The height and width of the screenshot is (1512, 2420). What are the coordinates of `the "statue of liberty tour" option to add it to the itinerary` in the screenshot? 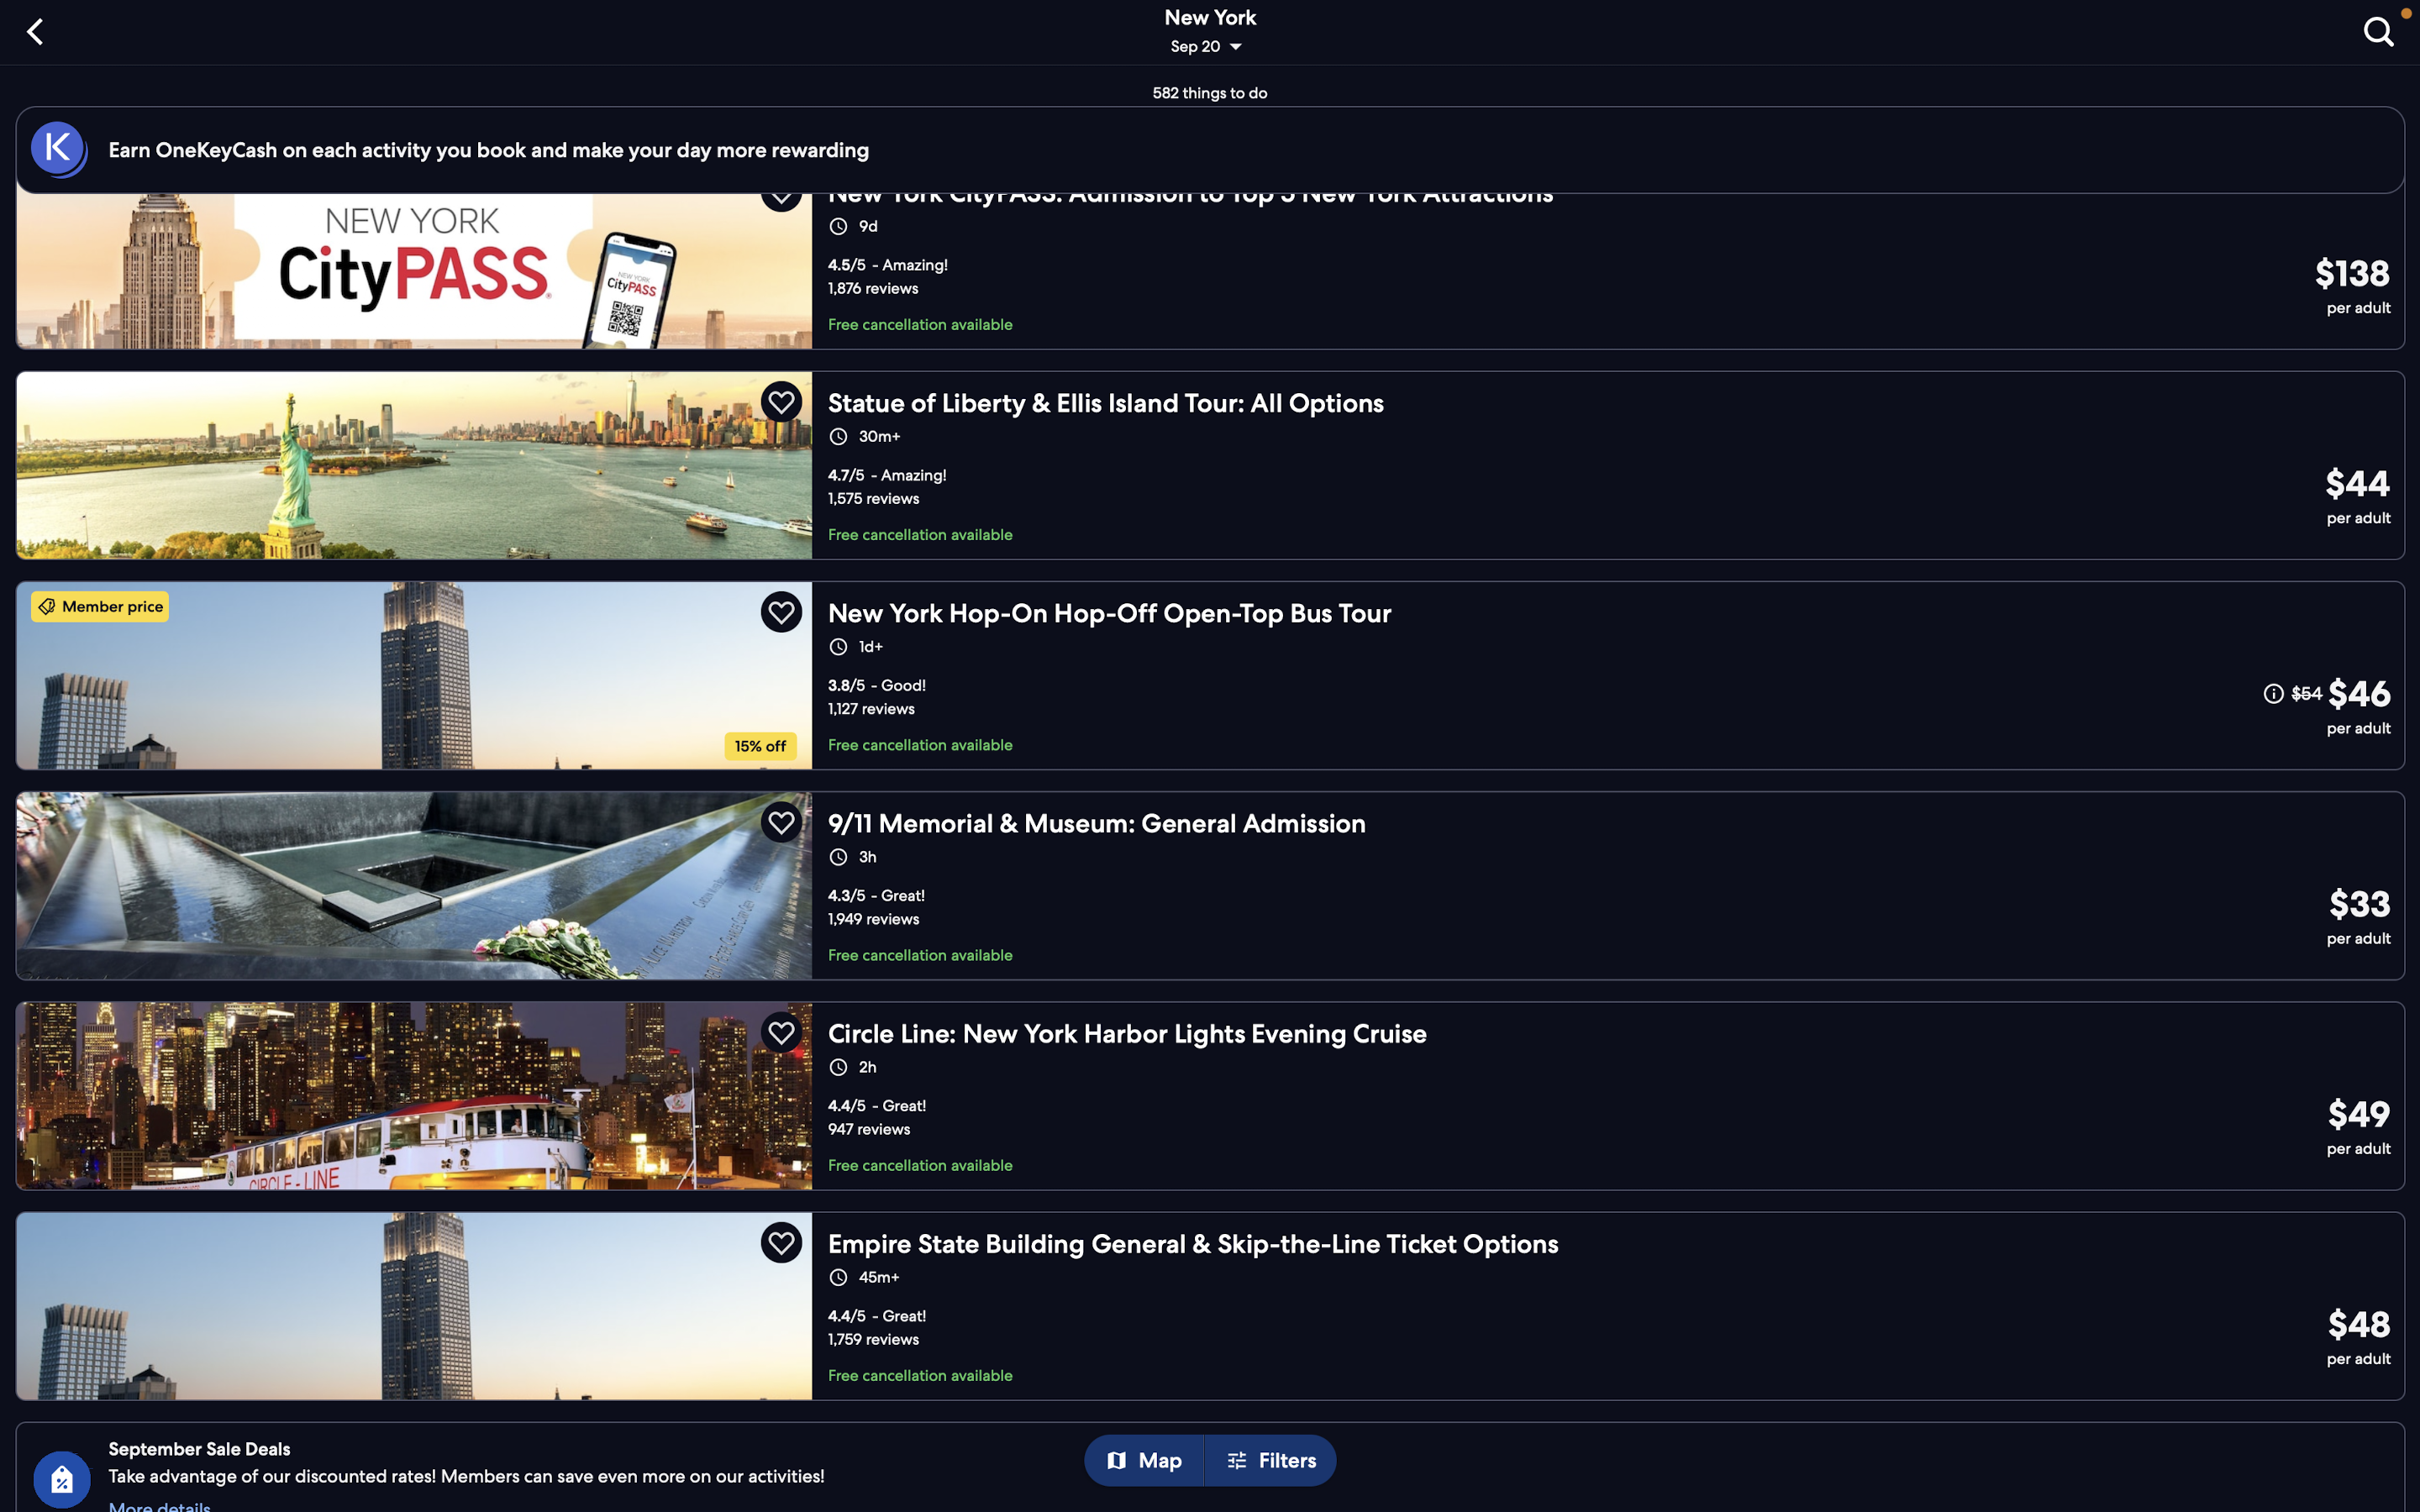 It's located at (1212, 461).